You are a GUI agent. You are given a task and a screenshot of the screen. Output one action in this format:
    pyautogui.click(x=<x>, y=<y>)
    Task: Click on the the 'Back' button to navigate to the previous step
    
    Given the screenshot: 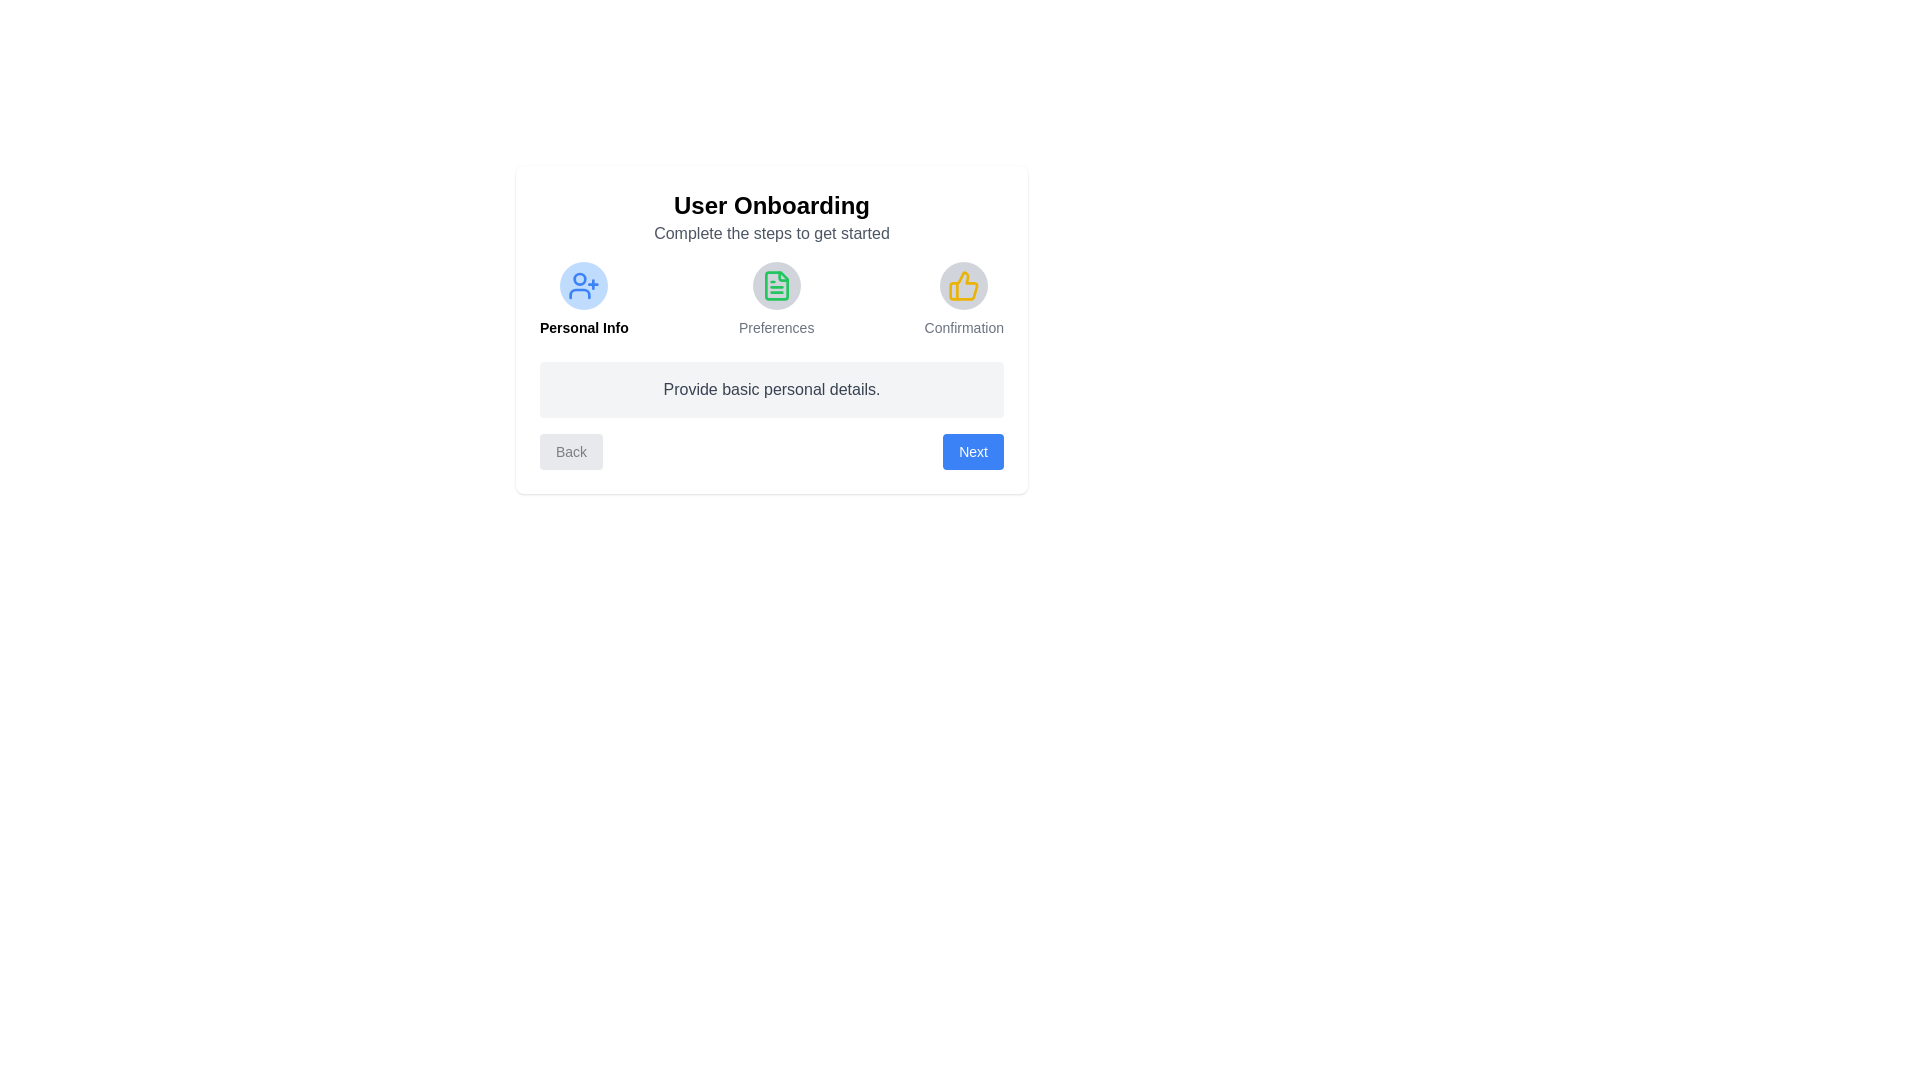 What is the action you would take?
    pyautogui.click(x=570, y=451)
    